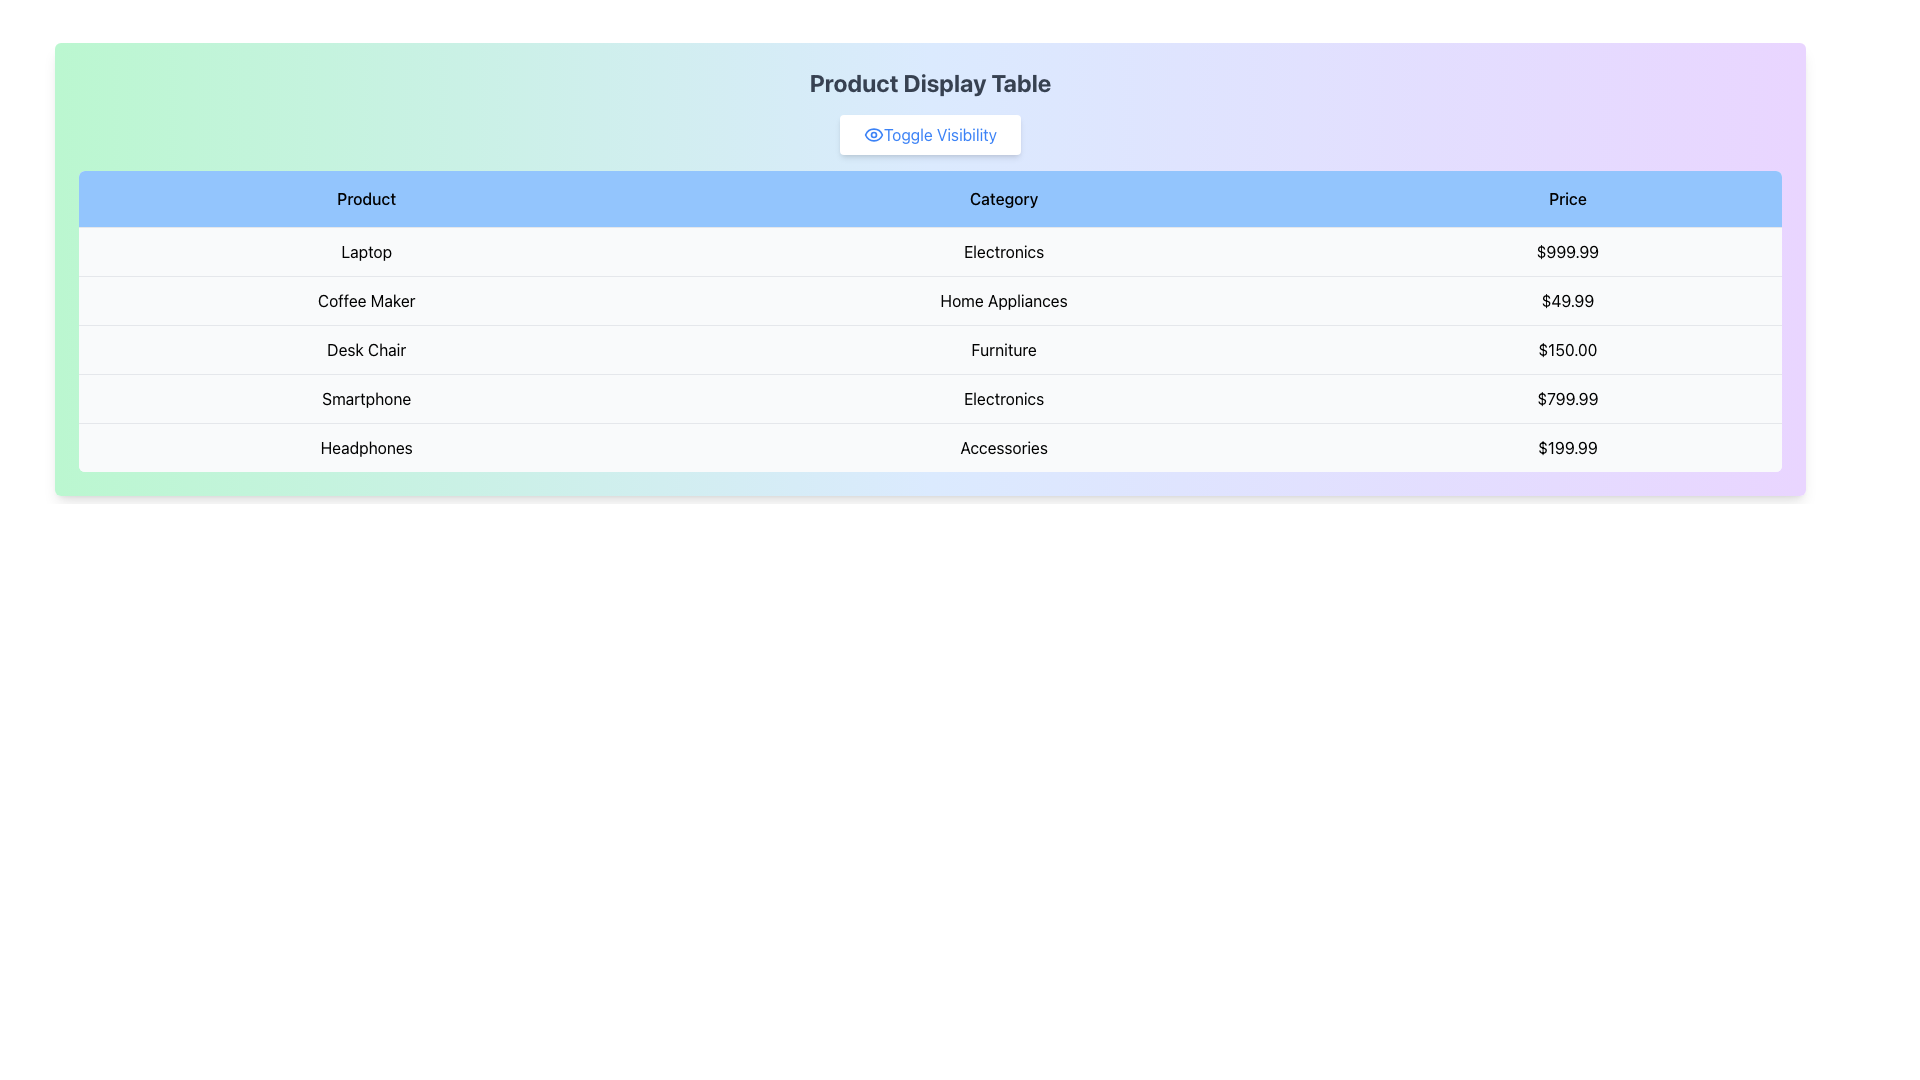  I want to click on text label indicating the category 'Home Appliances' located in the second row of the table under the 'Category' column, so click(1004, 300).